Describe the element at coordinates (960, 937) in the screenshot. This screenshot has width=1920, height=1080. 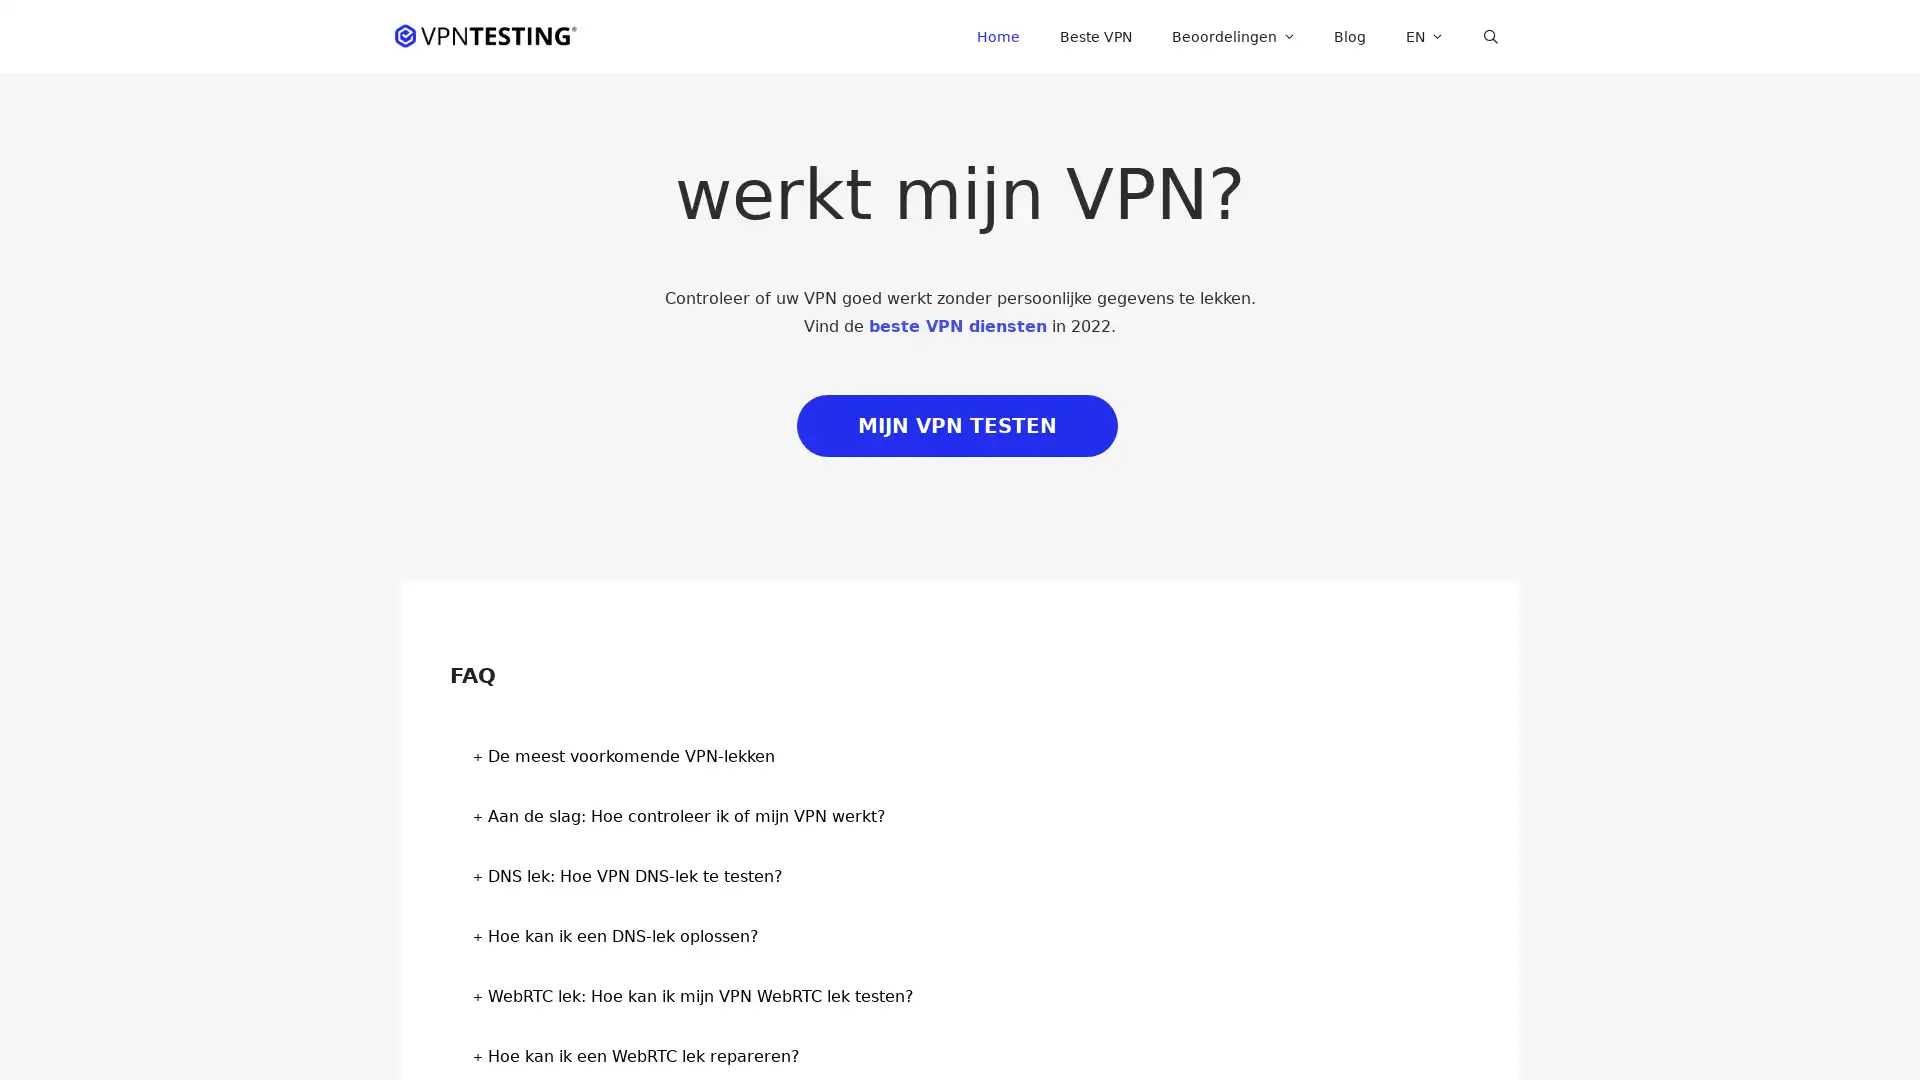
I see `Hoe kan ik een DNS-lek oplossen? +` at that location.